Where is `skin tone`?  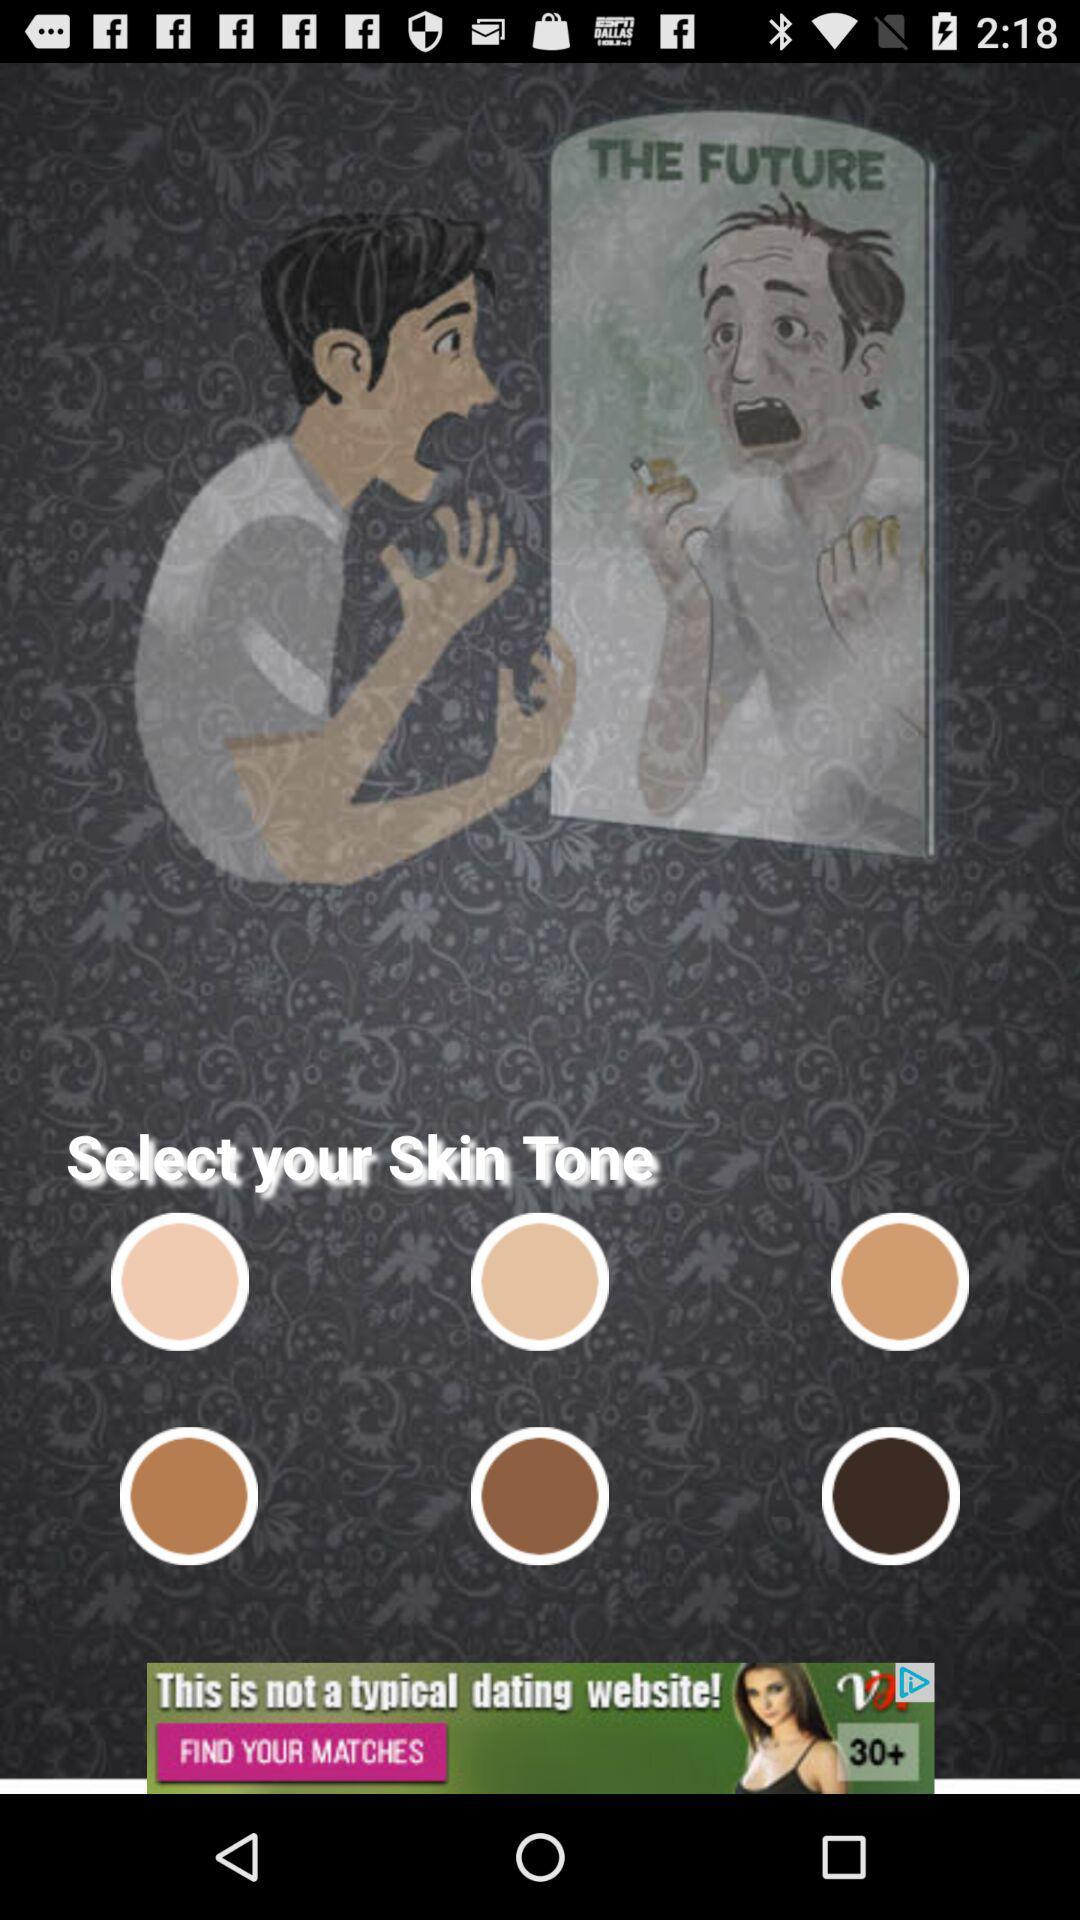 skin tone is located at coordinates (890, 1496).